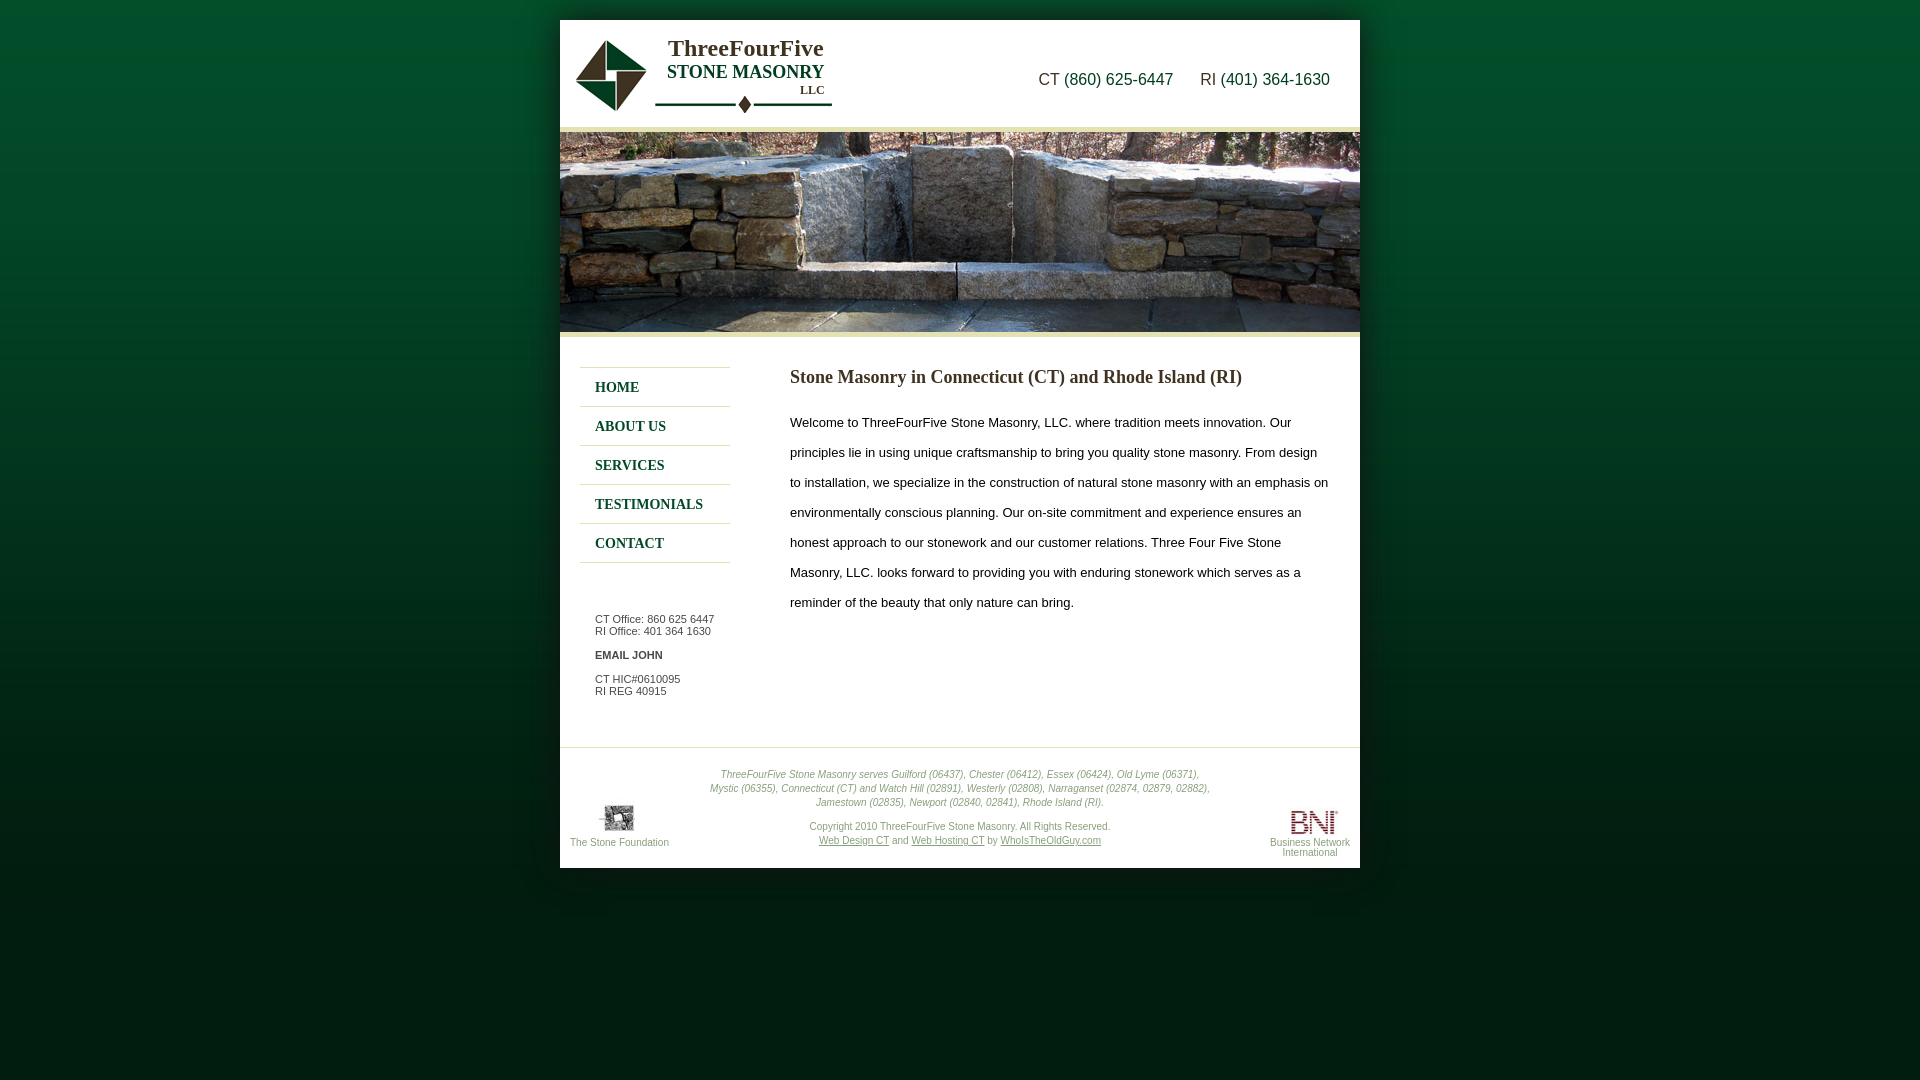 Image resolution: width=1920 pixels, height=1080 pixels. Describe the element at coordinates (631, 543) in the screenshot. I see `'CONTACT'` at that location.